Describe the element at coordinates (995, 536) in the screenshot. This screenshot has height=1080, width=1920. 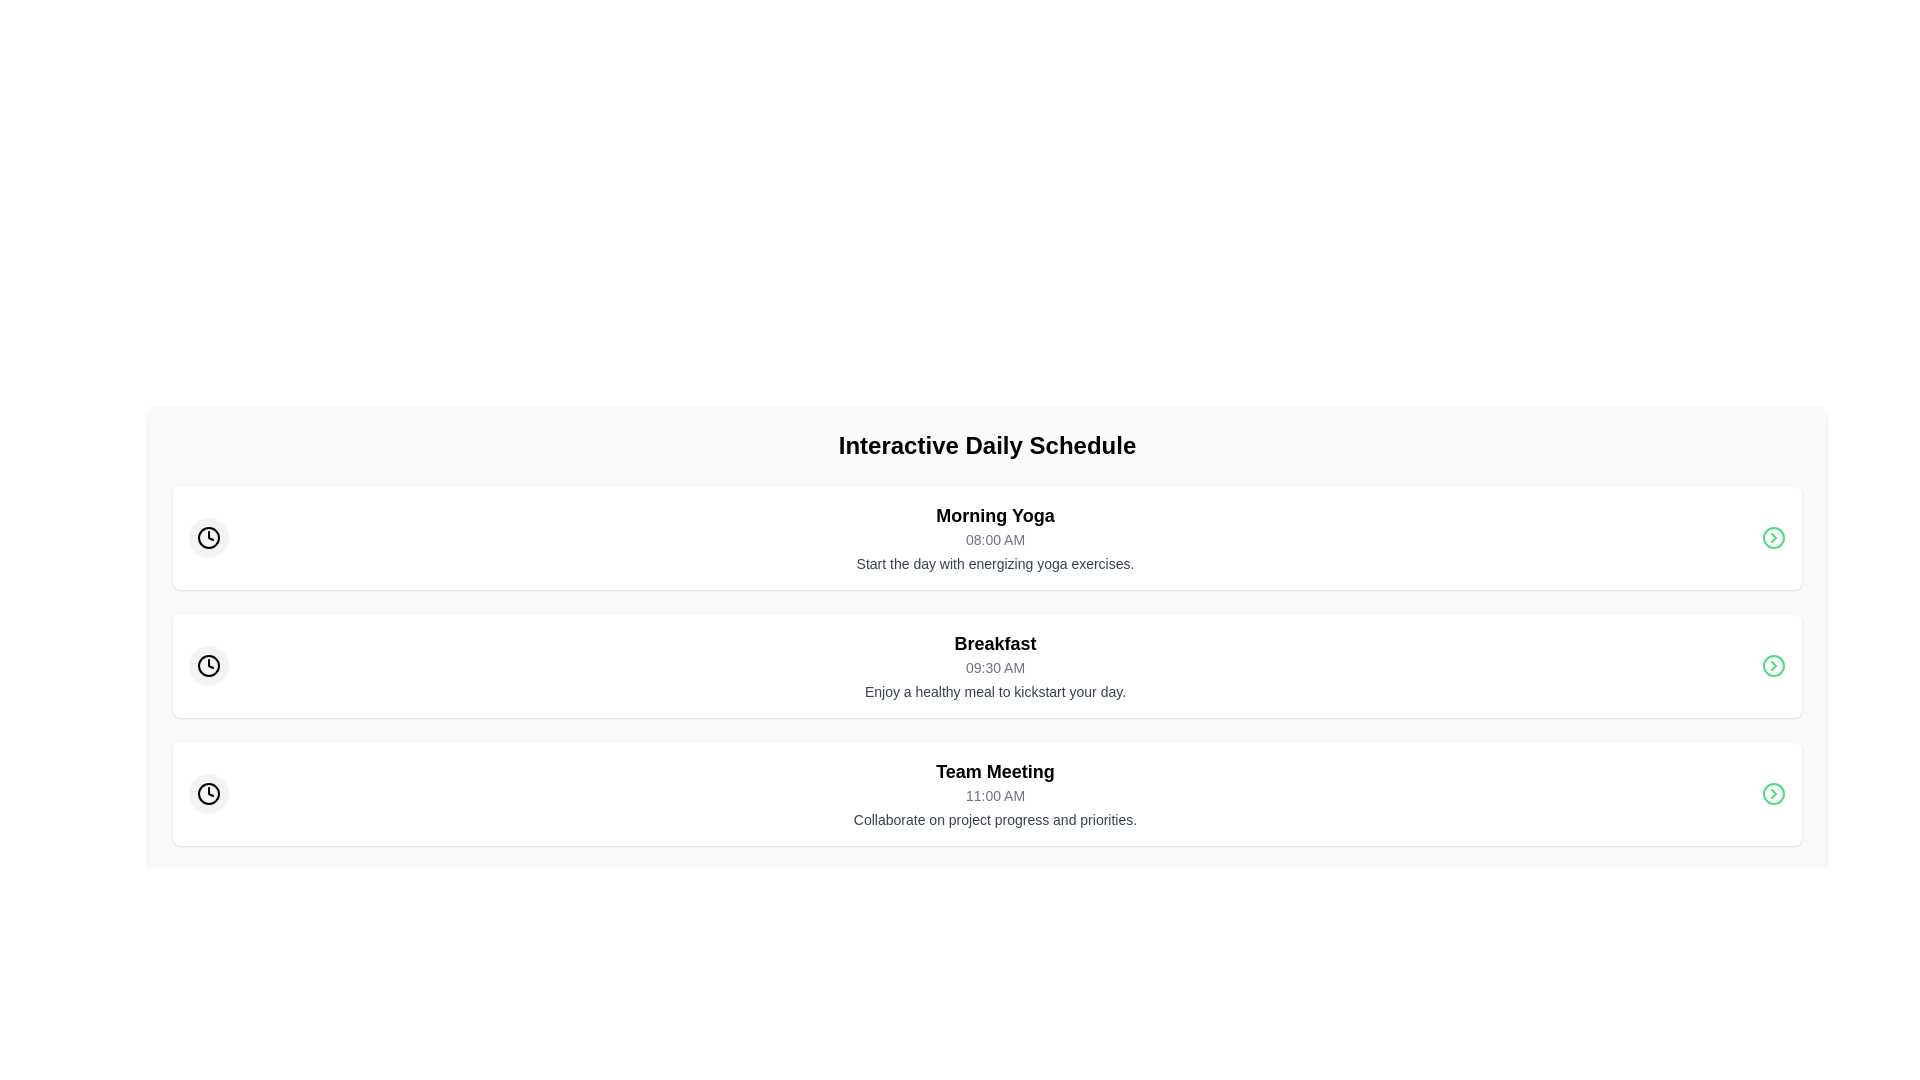
I see `the Text Component Group that details an event in the 'Interactive Daily Schedule', positioned above the 'Breakfast' entry` at that location.